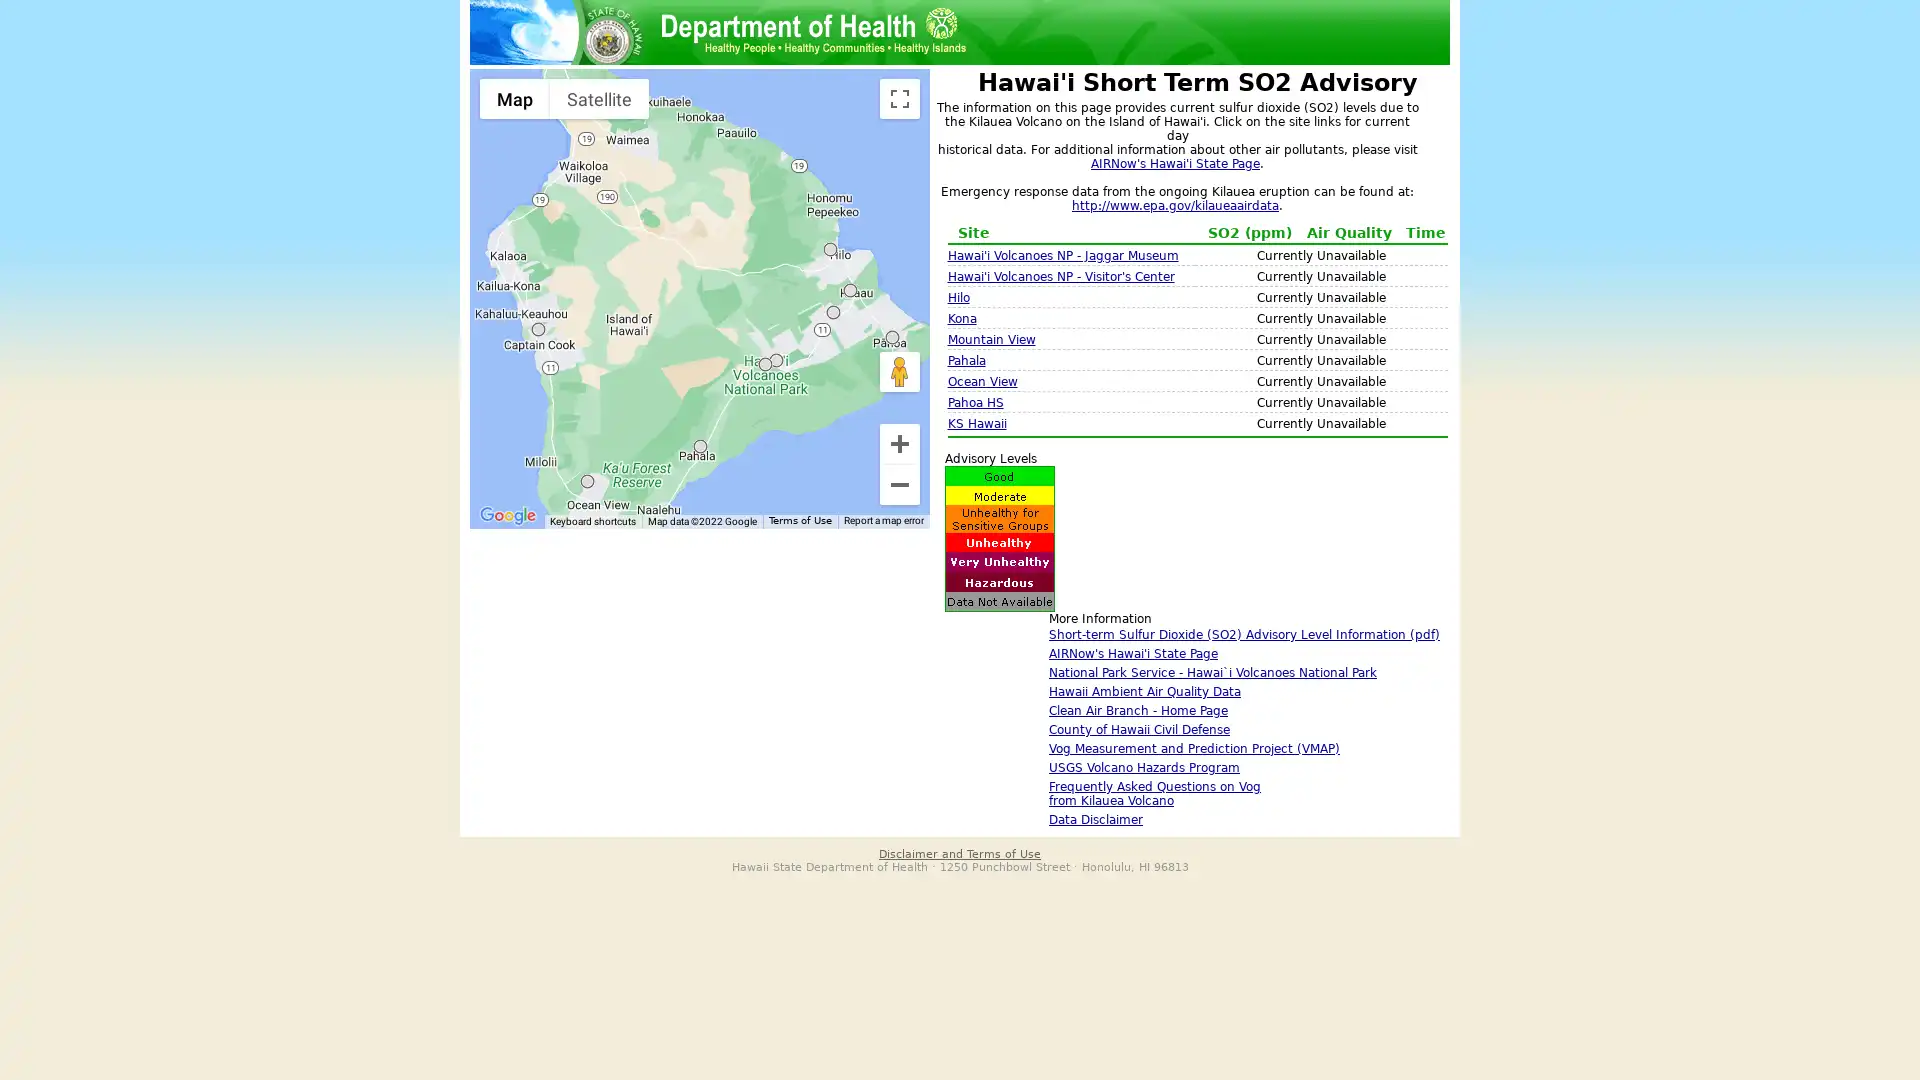 The width and height of the screenshot is (1920, 1080). Describe the element at coordinates (833, 312) in the screenshot. I see `Mountain View: No Data` at that location.